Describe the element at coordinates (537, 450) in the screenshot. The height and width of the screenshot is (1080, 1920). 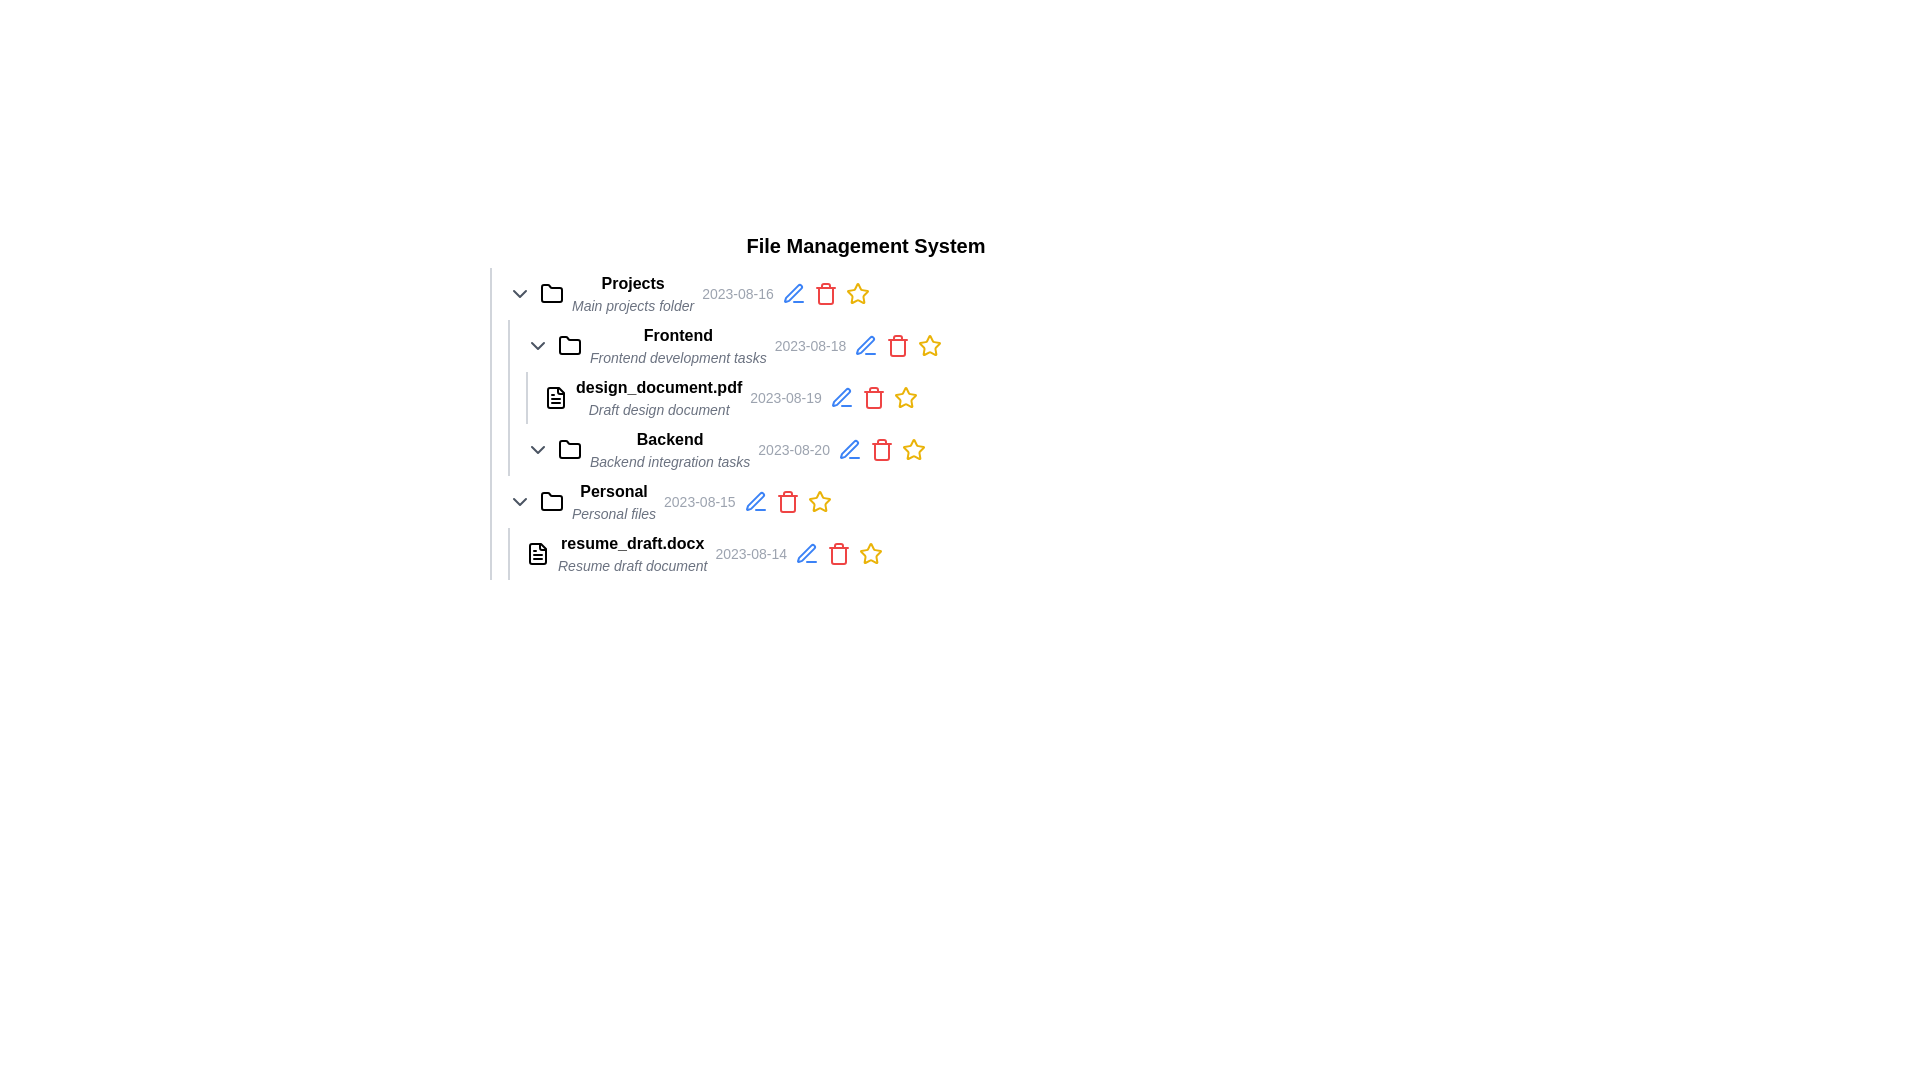
I see `the downward-pointing chevron button located to the left of the 'Backend' text` at that location.